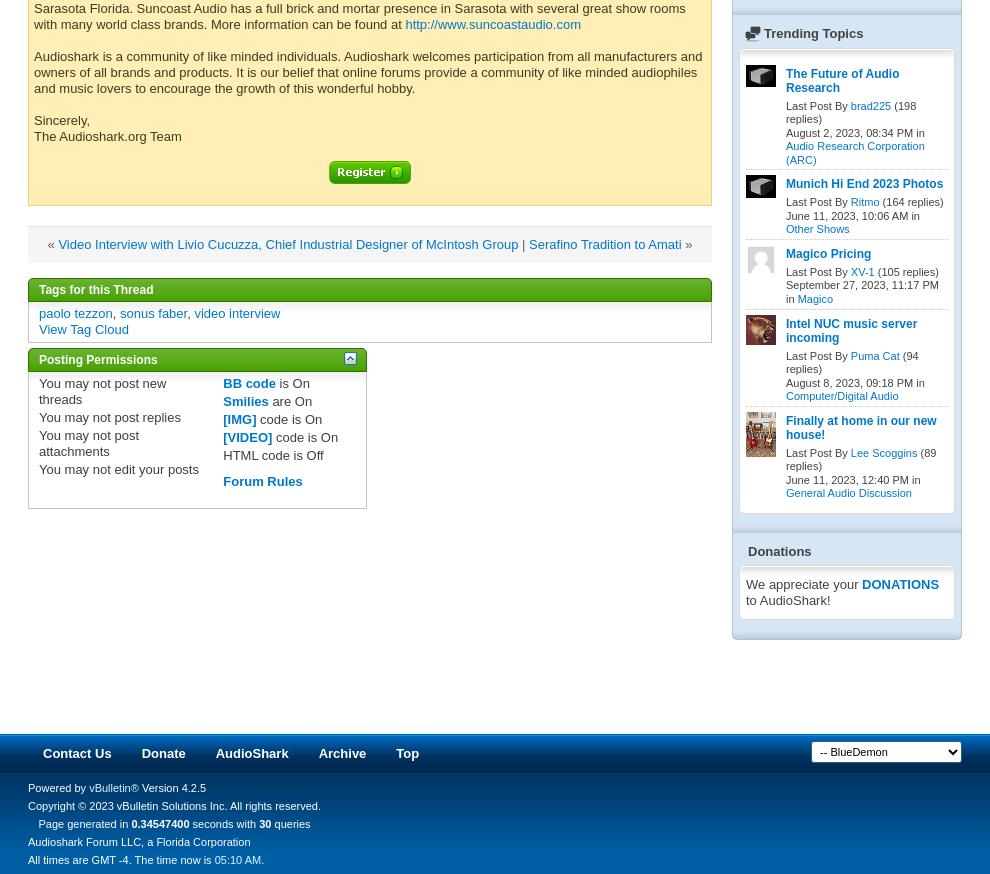 The image size is (990, 874). What do you see at coordinates (89, 441) in the screenshot?
I see `'post attachments'` at bounding box center [89, 441].